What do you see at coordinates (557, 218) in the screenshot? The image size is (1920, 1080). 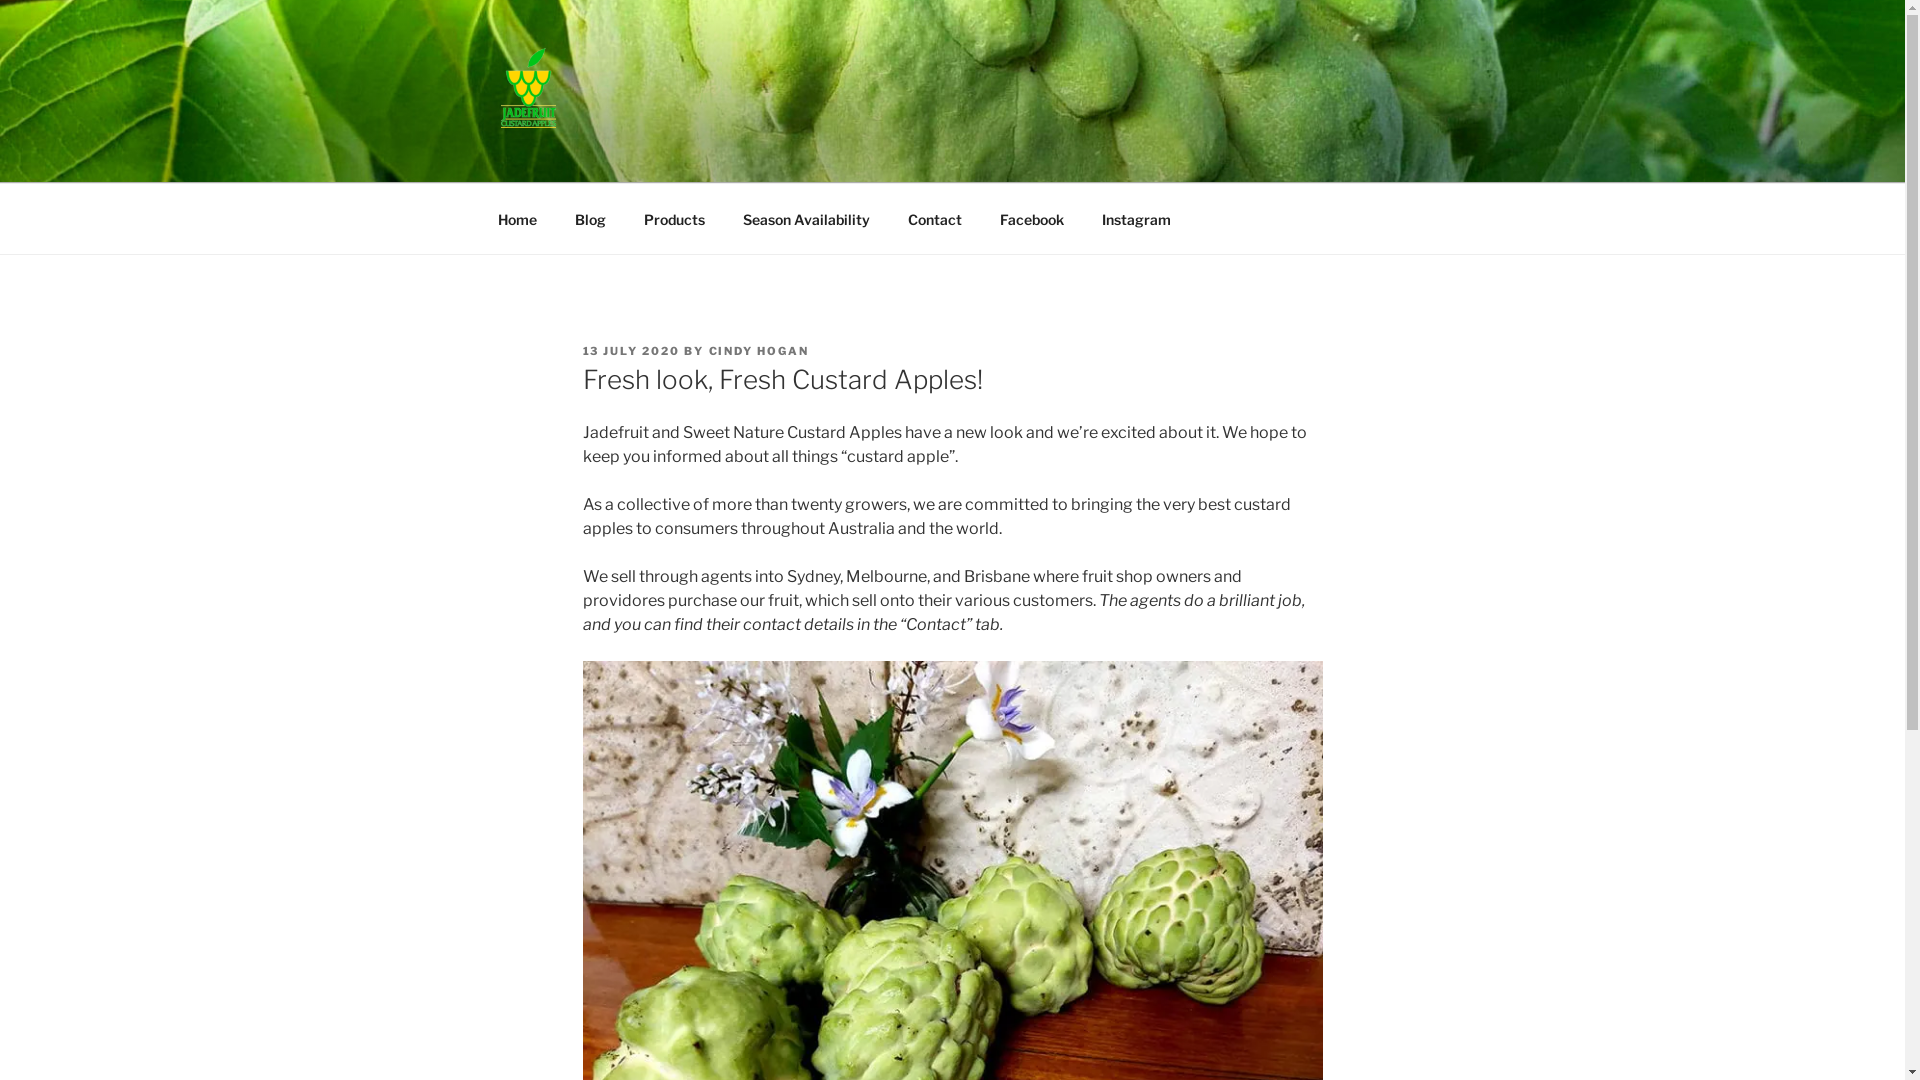 I see `'Blog'` at bounding box center [557, 218].